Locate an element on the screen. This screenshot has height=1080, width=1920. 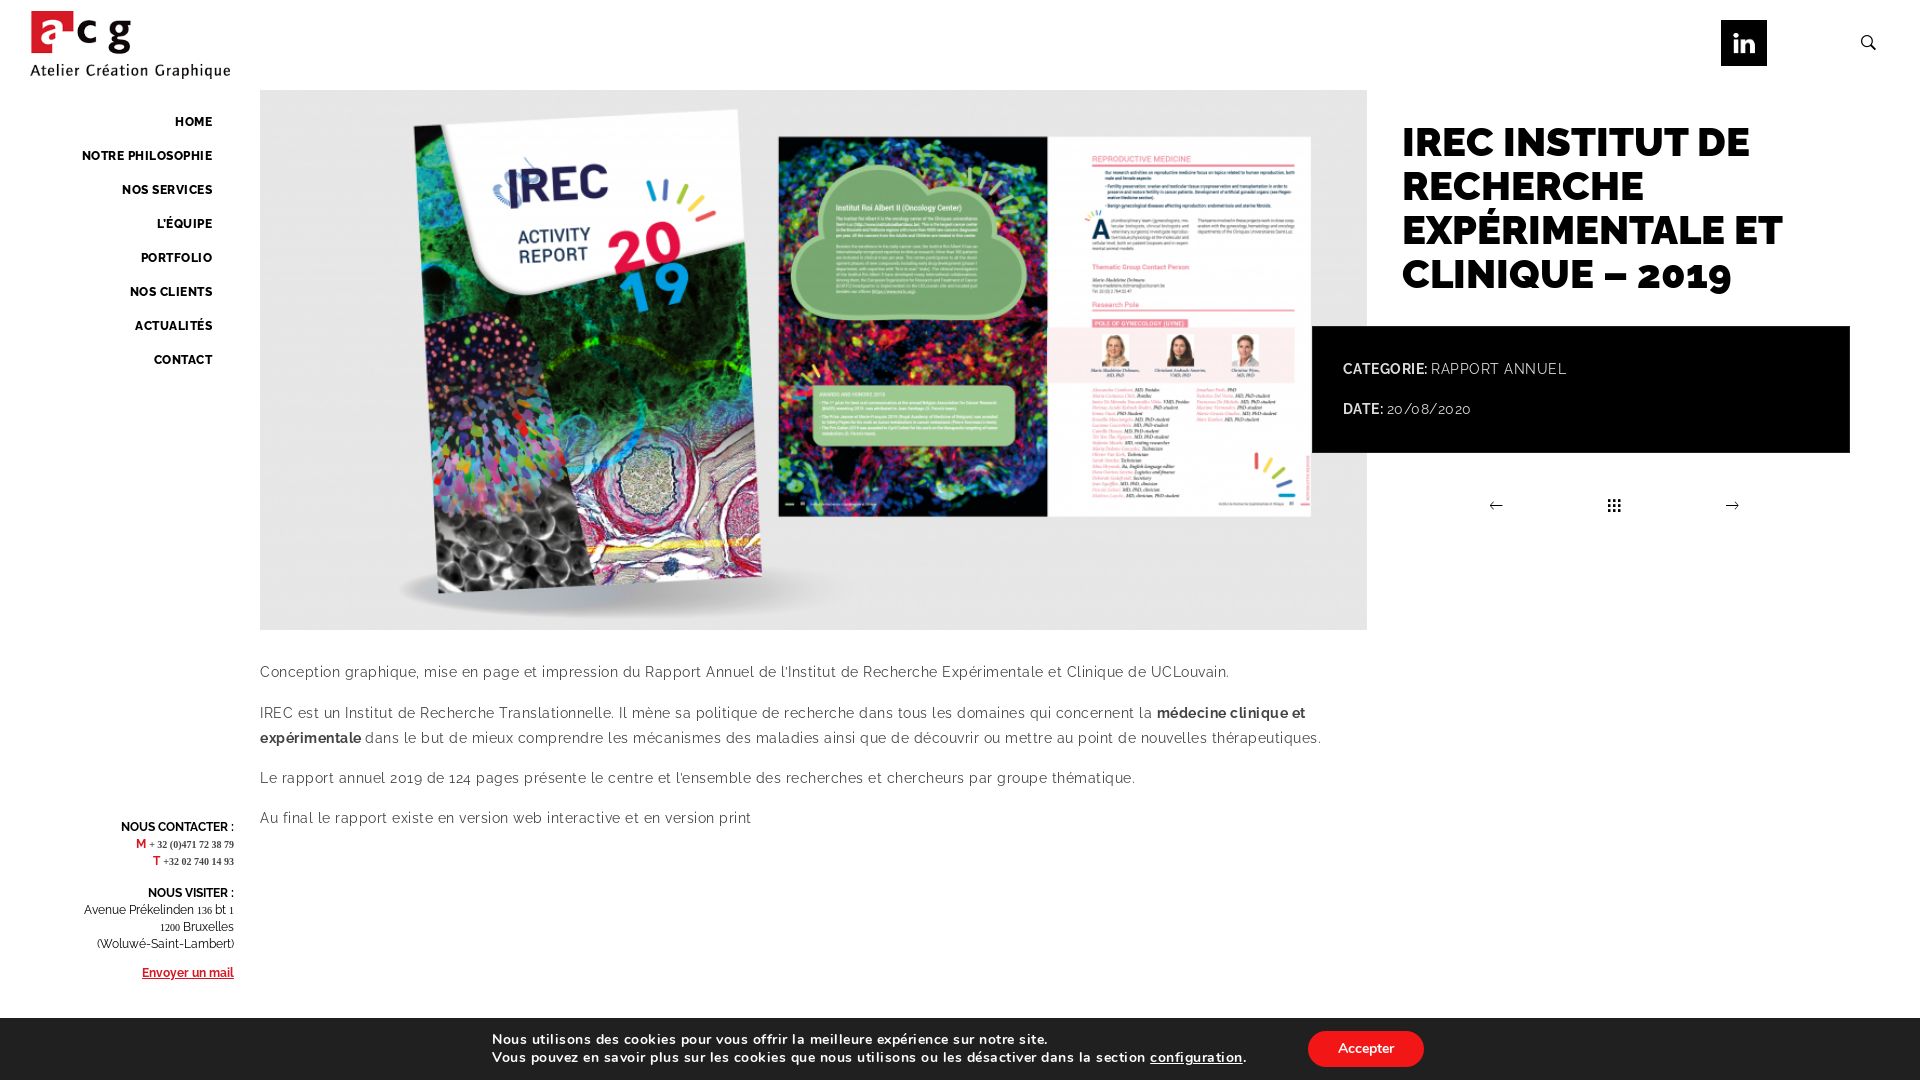
'Accepter' is located at coordinates (1308, 1048).